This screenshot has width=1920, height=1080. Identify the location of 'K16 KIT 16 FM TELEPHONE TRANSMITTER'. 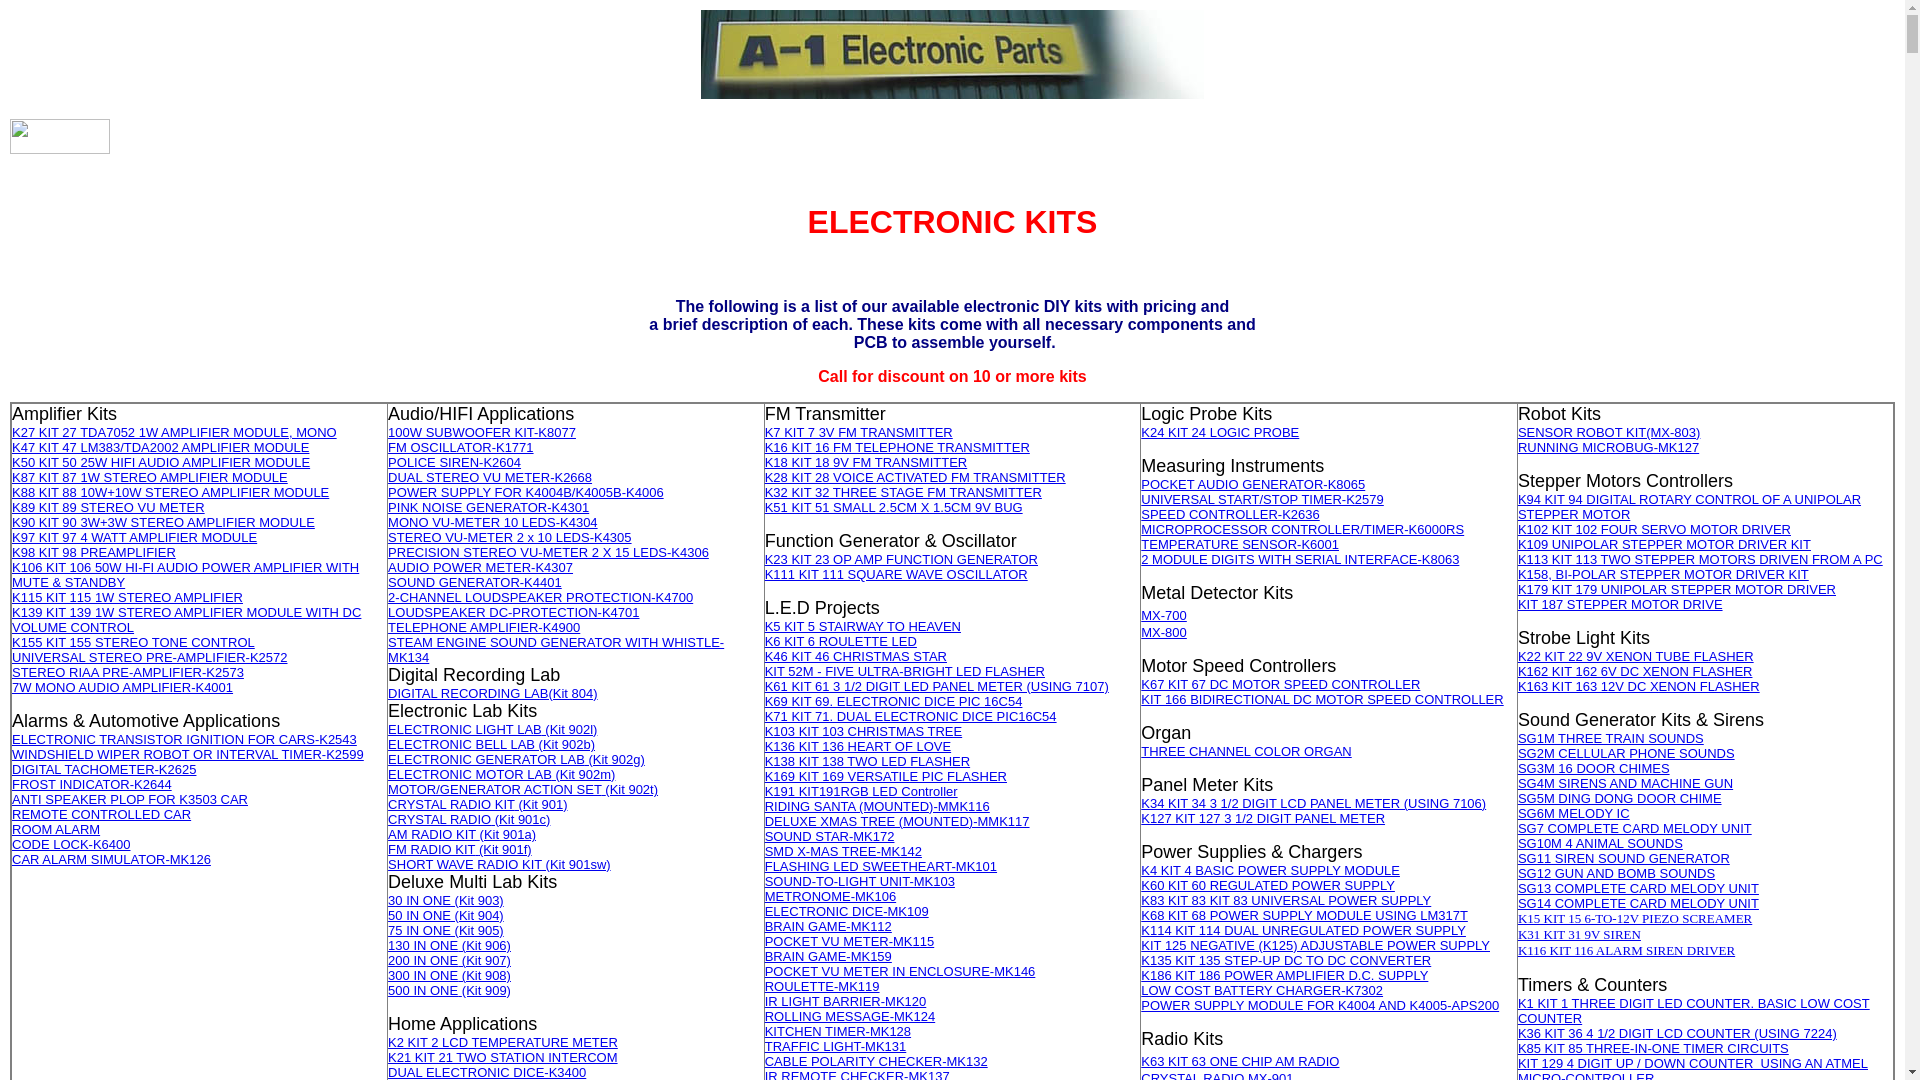
(896, 446).